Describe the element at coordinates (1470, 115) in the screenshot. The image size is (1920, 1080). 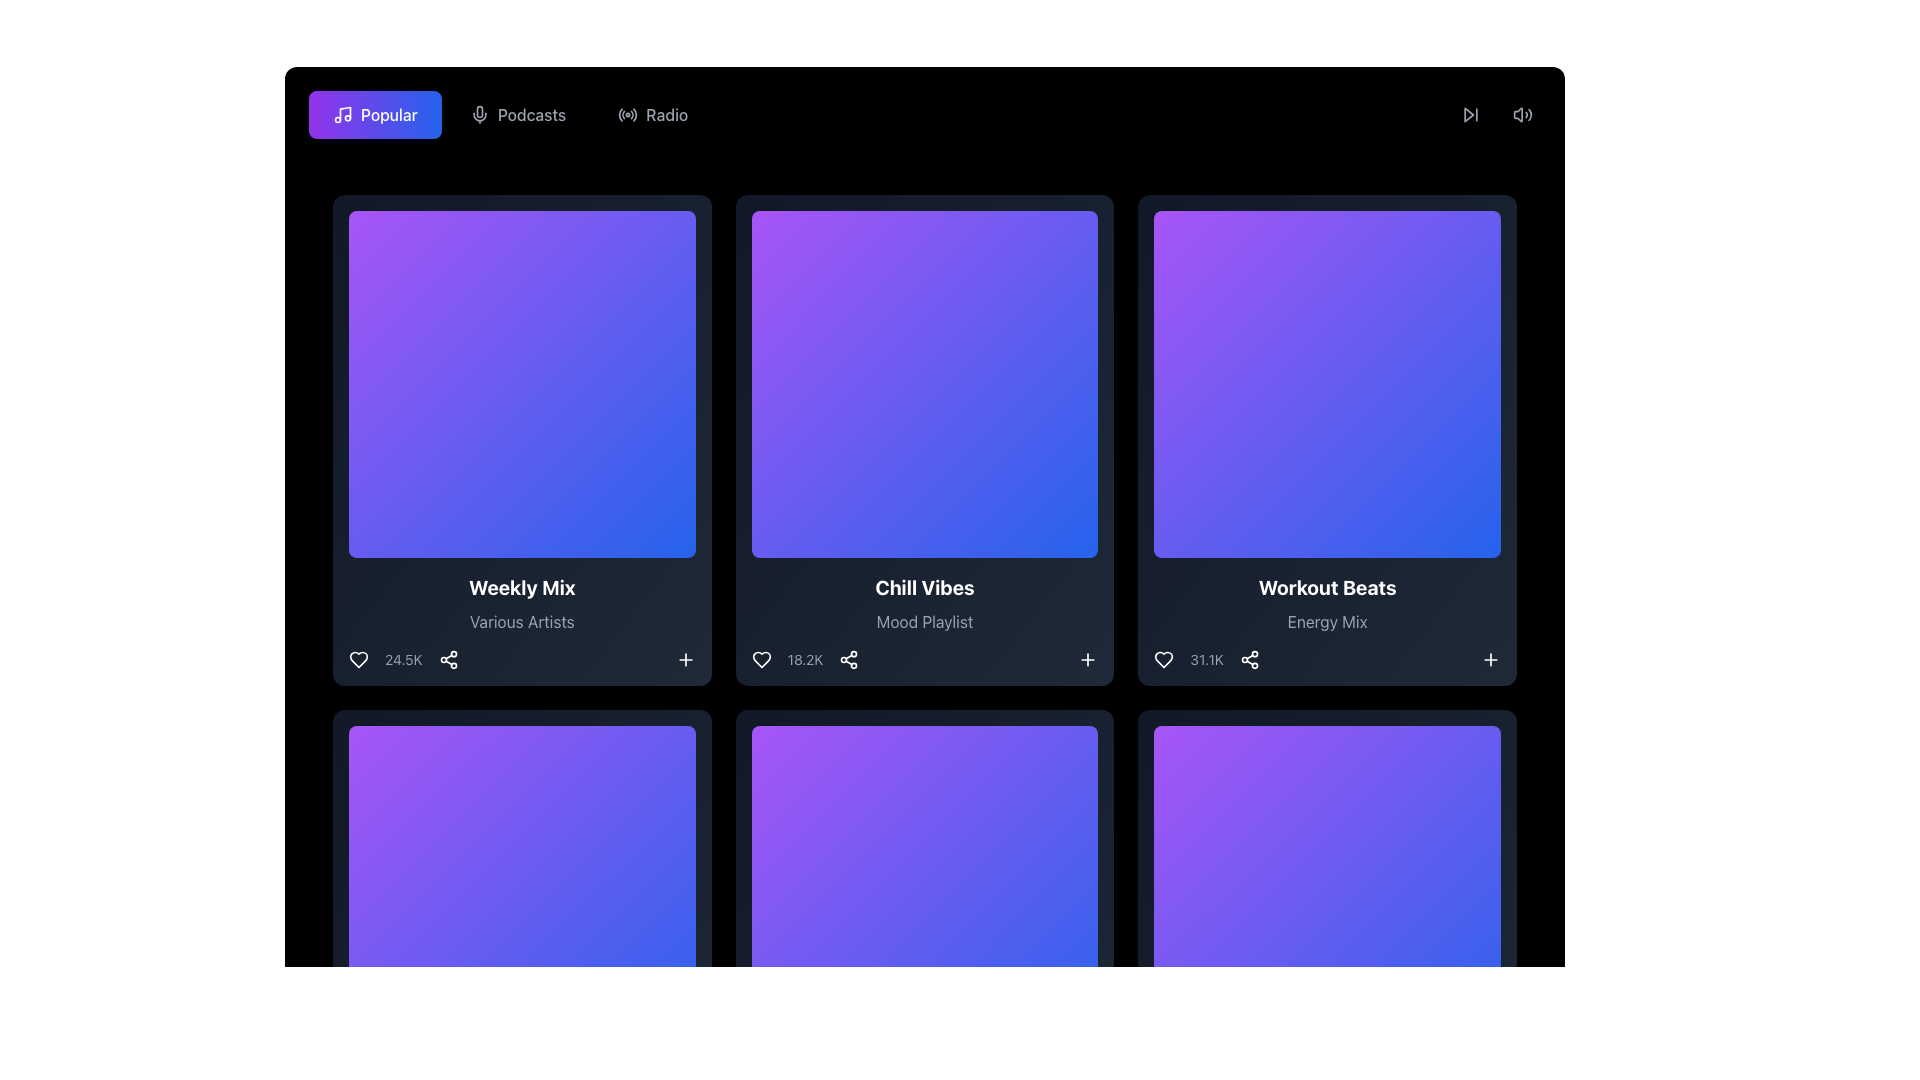
I see `the skip button icon located in the upper-right corner of the interface` at that location.